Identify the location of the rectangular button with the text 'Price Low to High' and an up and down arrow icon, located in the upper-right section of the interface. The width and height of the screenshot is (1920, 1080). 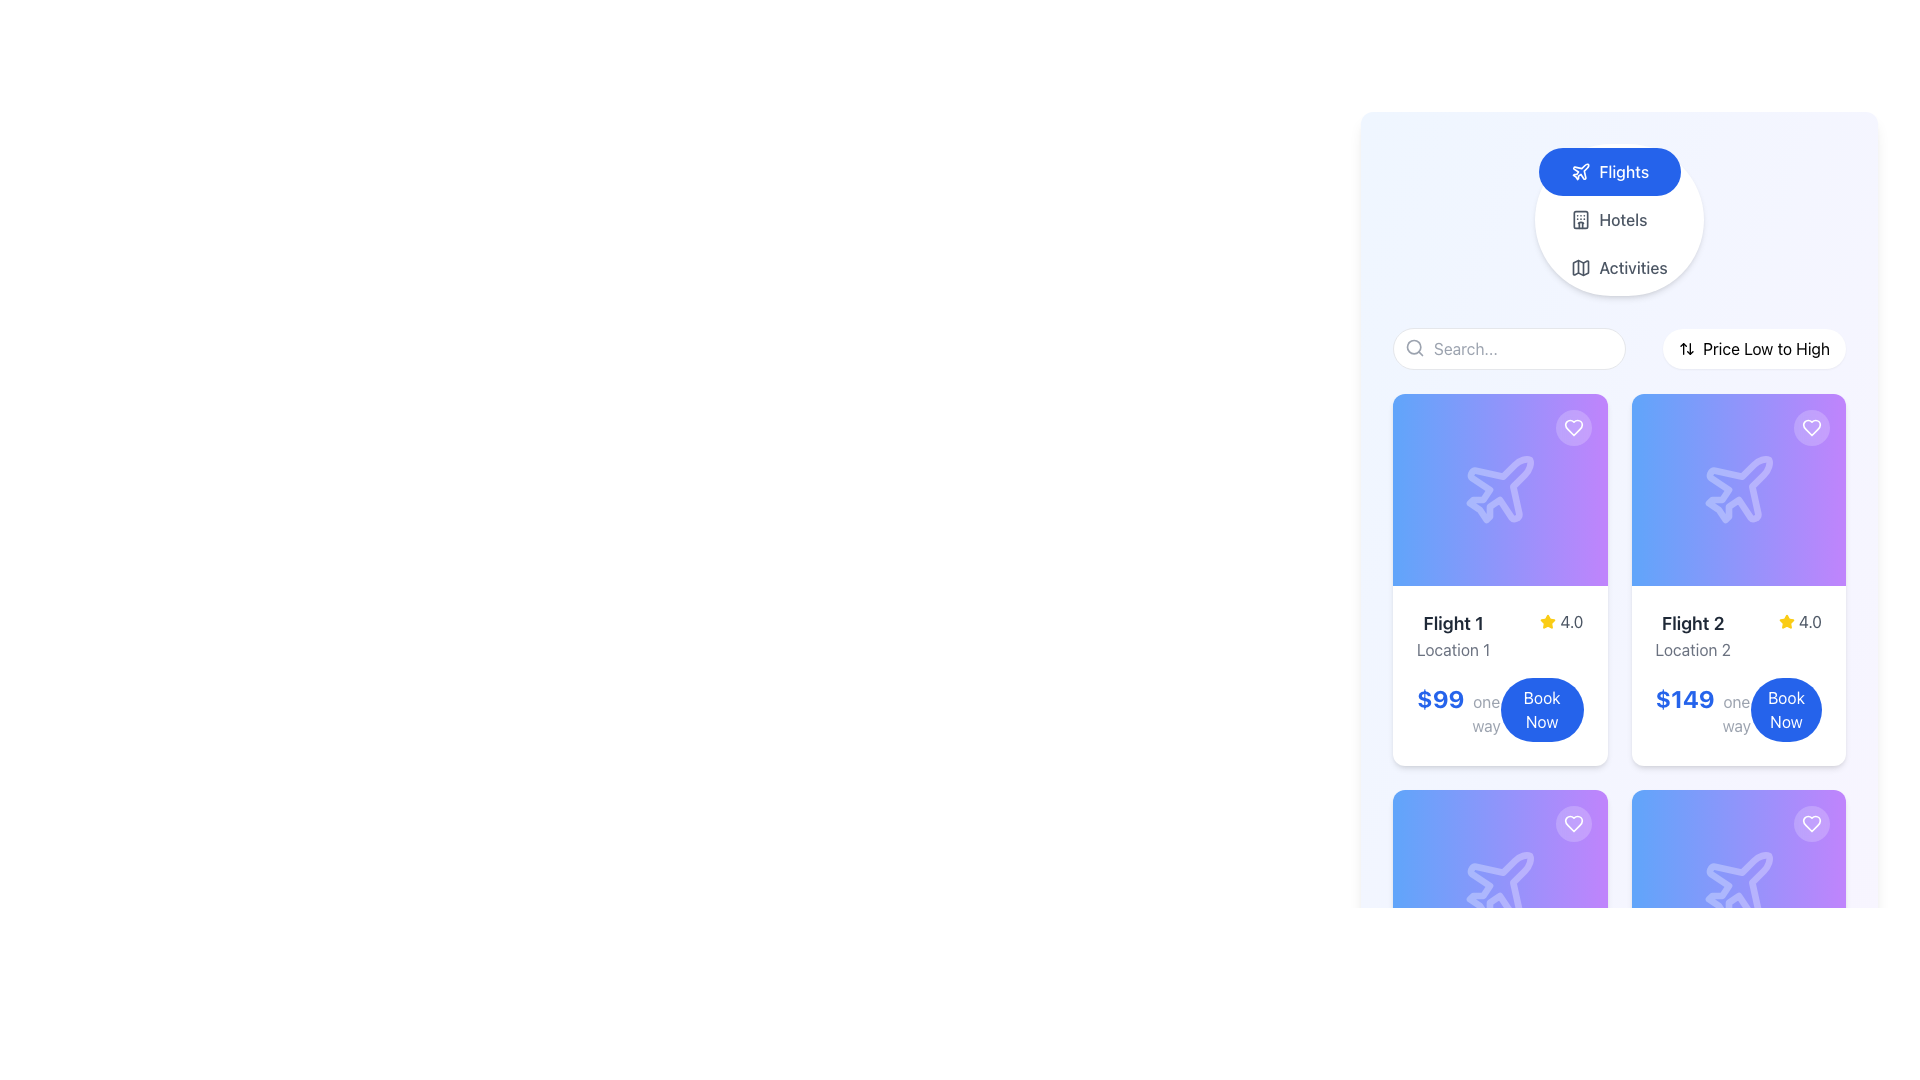
(1753, 347).